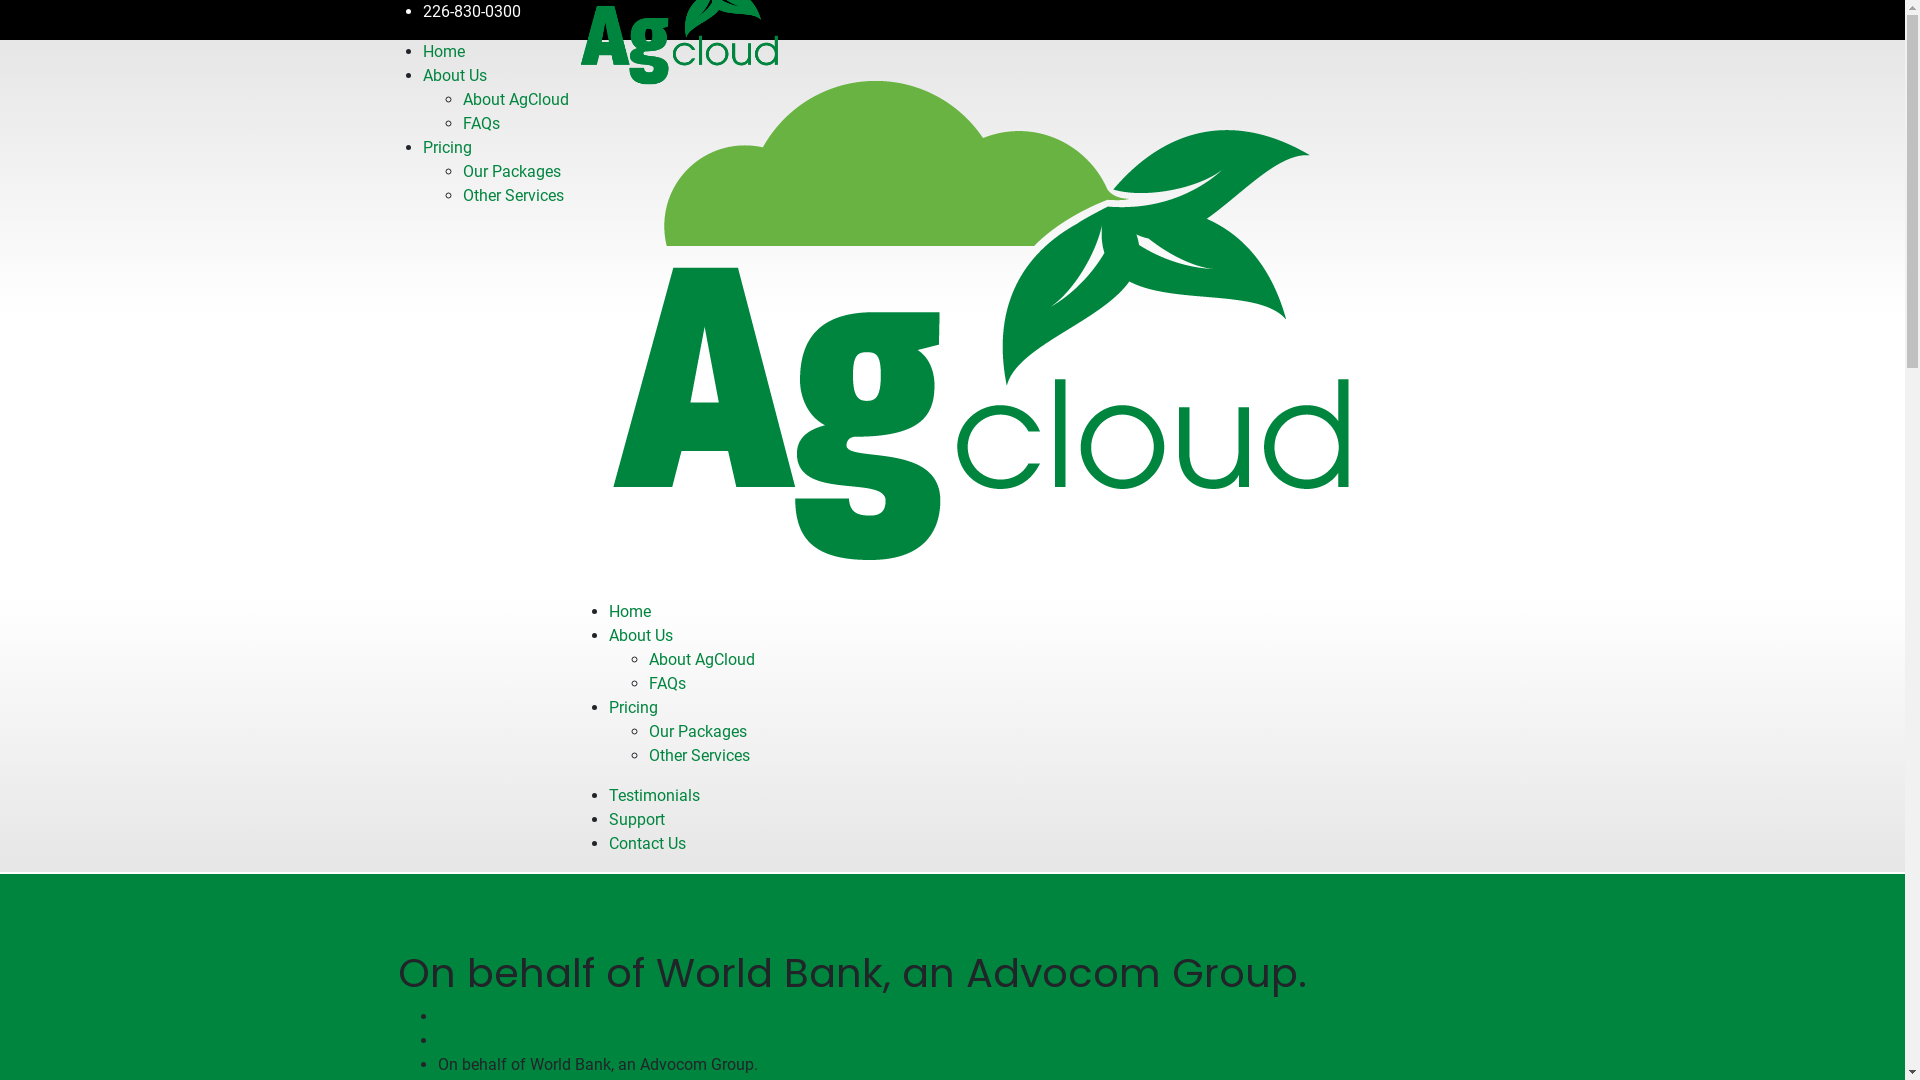 The width and height of the screenshot is (1920, 1080). Describe the element at coordinates (480, 123) in the screenshot. I see `'FAQs'` at that location.